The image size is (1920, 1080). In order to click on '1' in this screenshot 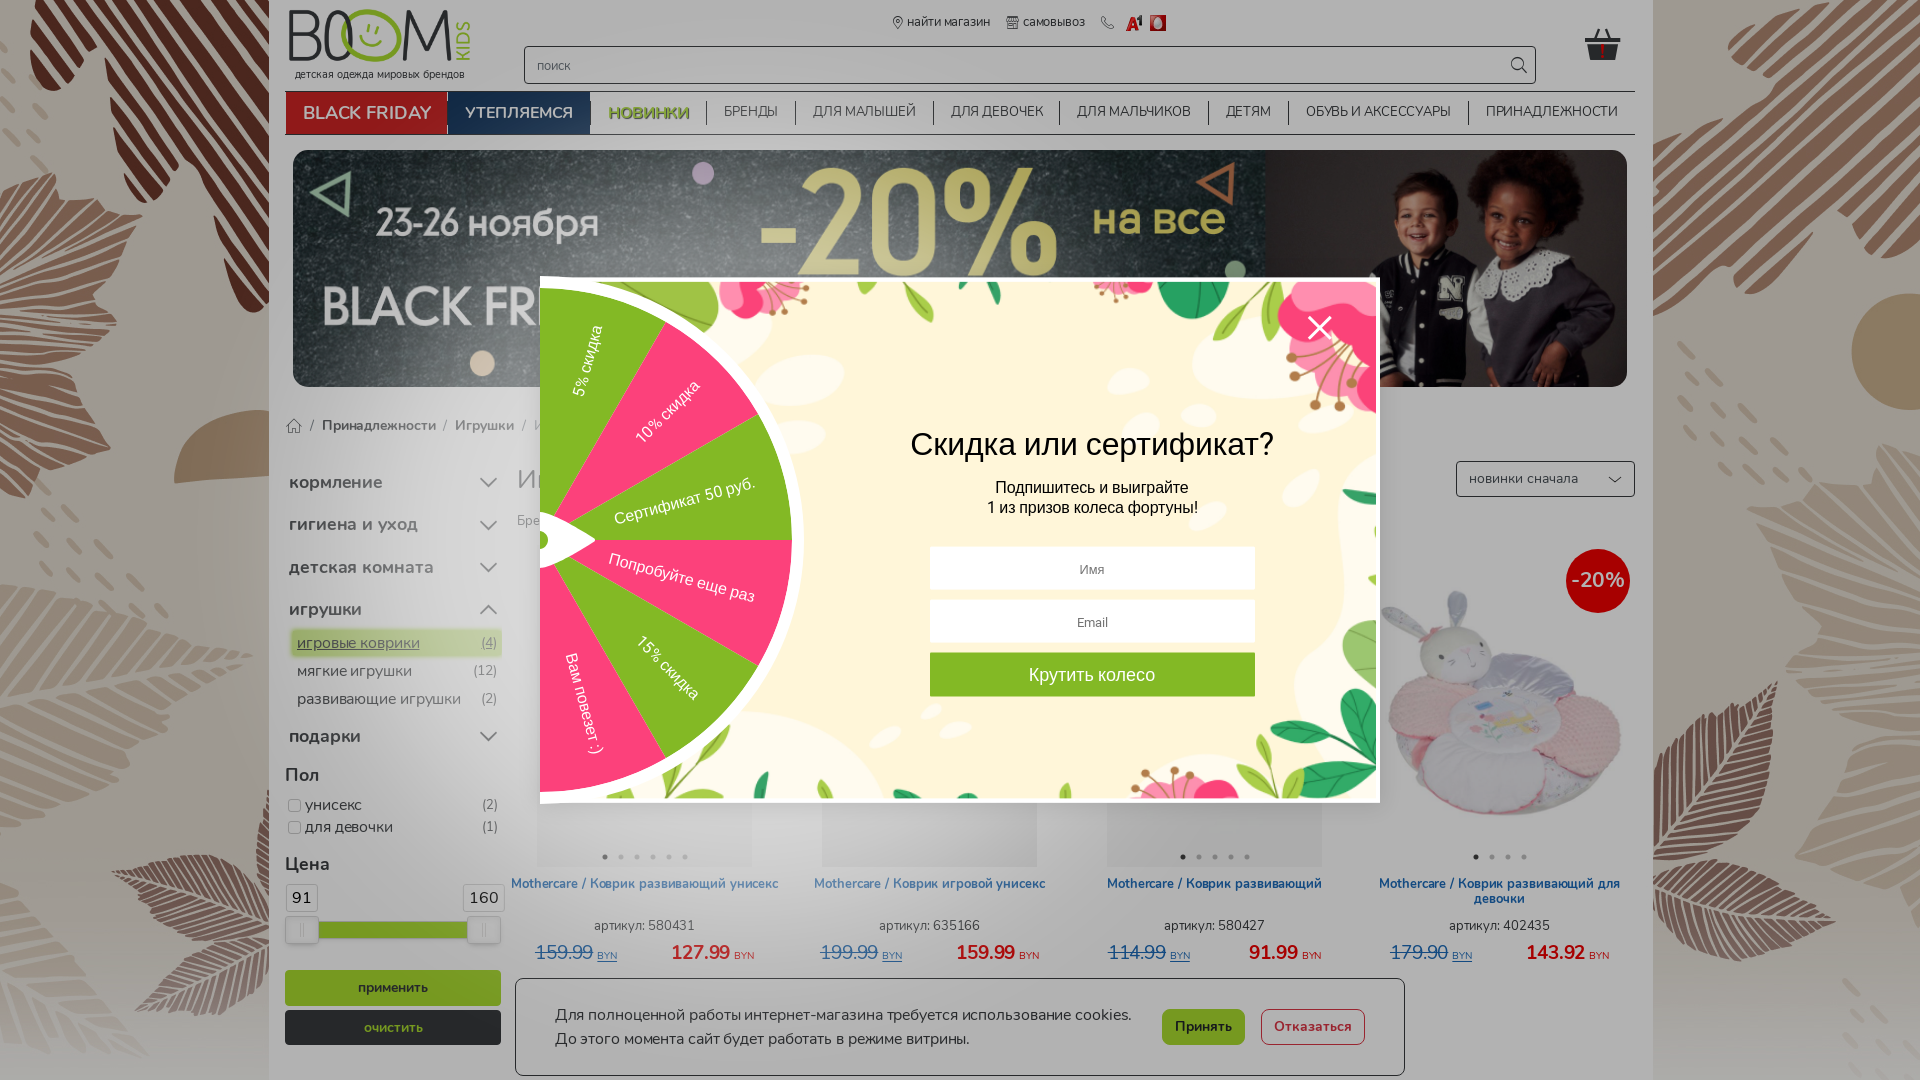, I will do `click(1181, 855)`.